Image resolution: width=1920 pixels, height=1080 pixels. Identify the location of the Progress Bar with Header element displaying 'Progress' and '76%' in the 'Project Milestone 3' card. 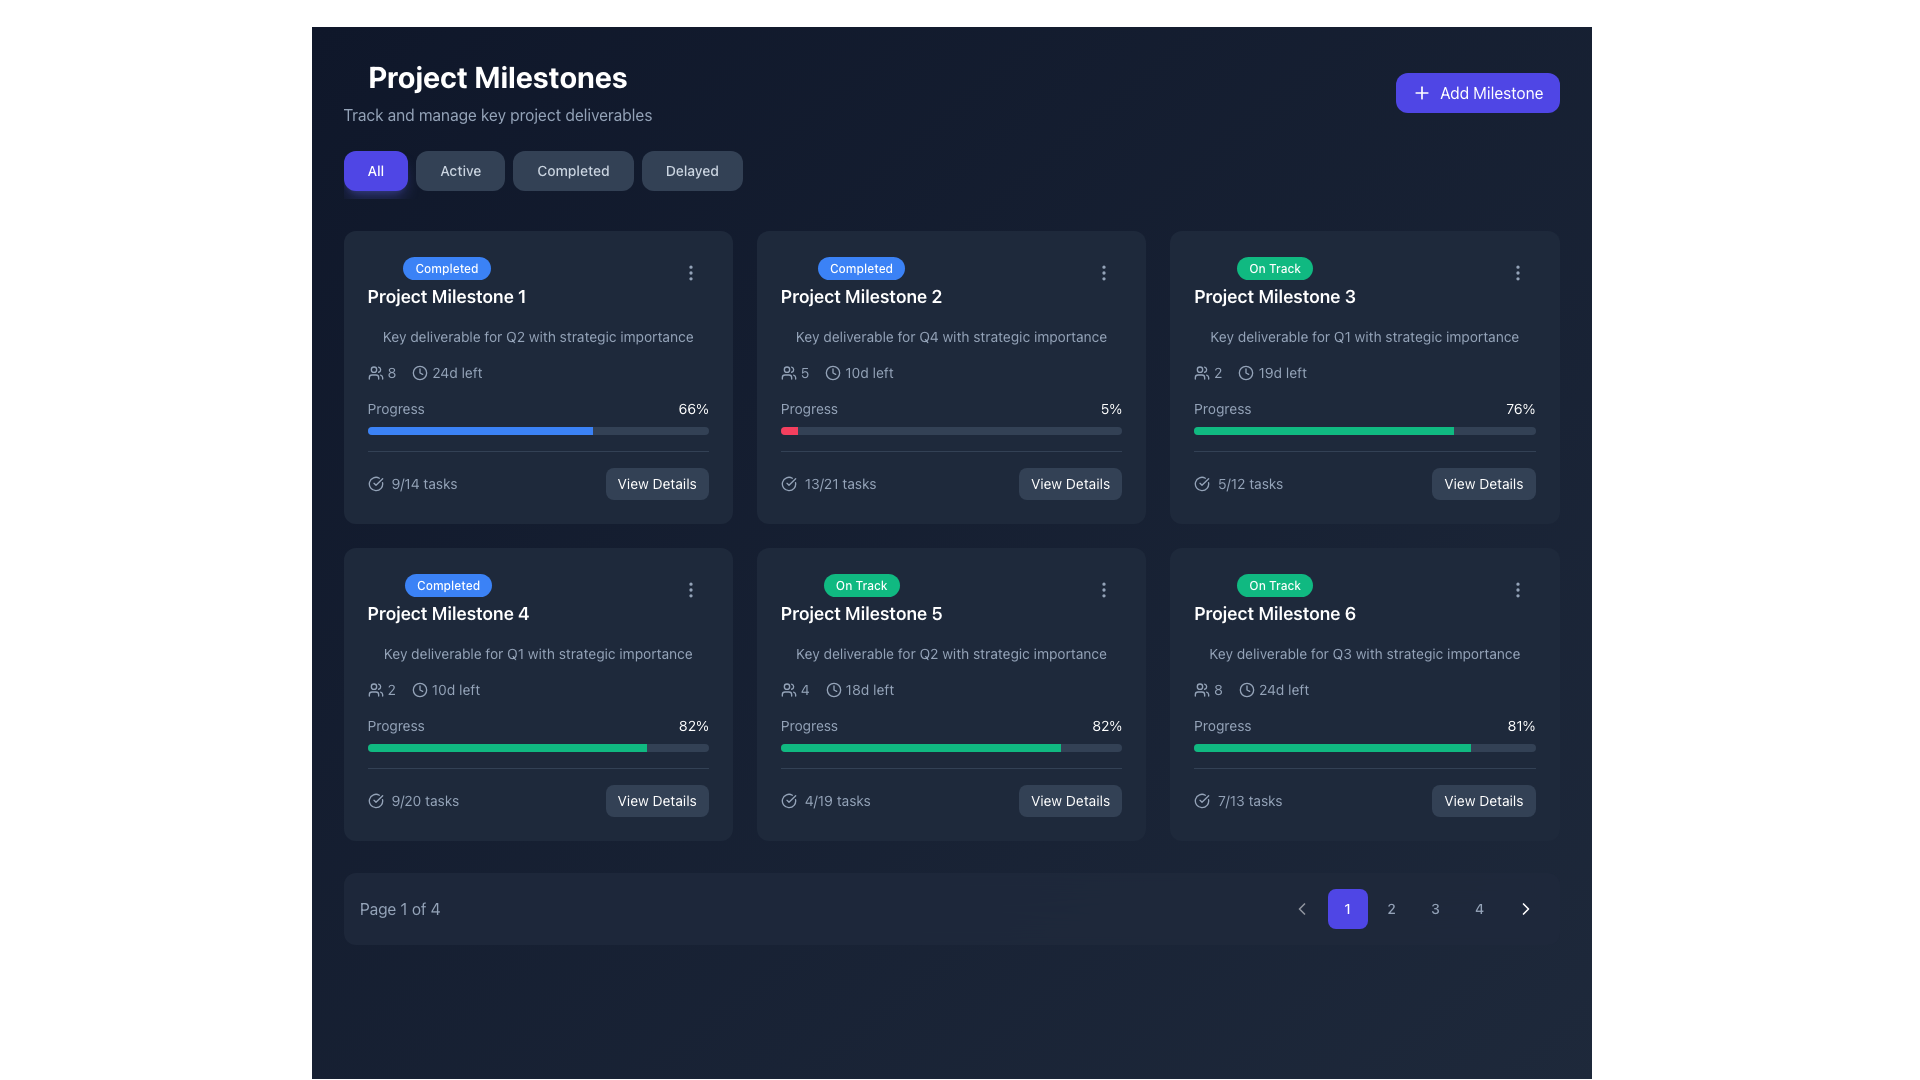
(1363, 415).